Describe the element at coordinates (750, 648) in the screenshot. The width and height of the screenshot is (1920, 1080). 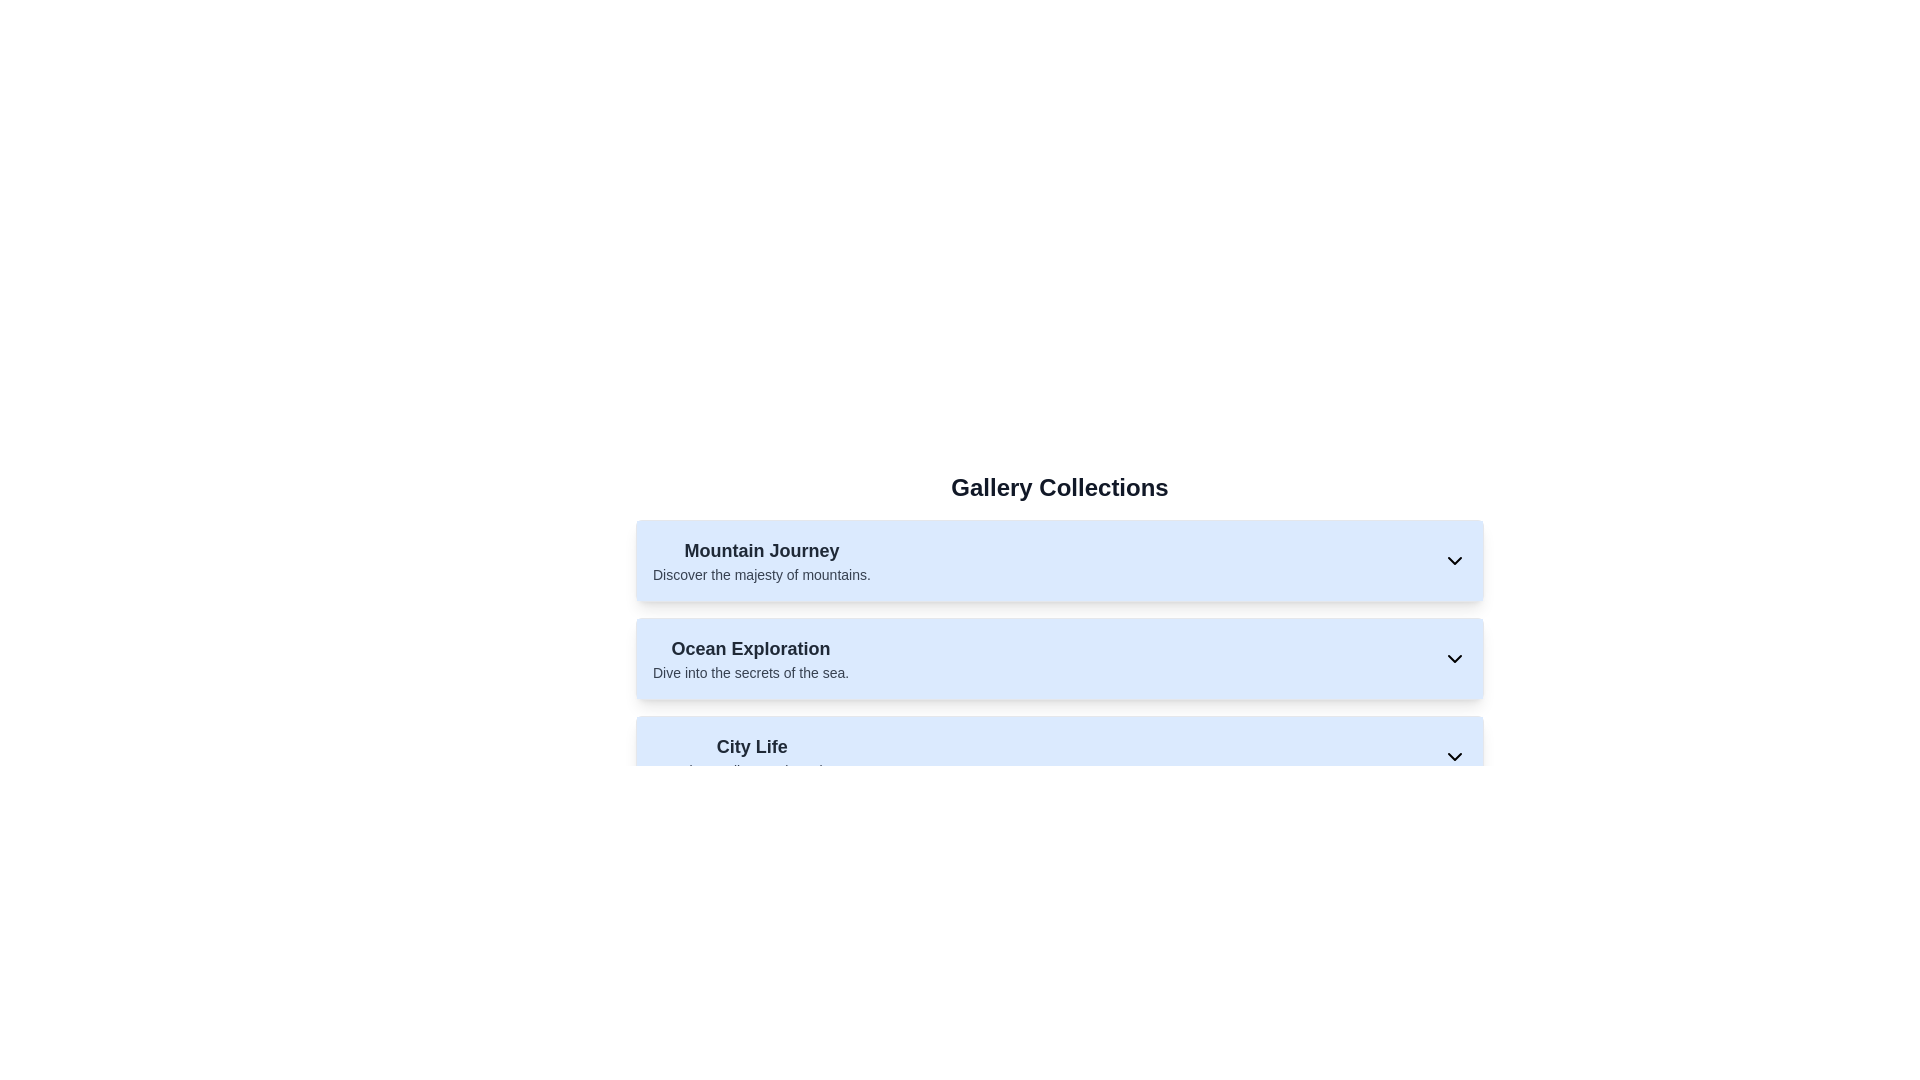
I see `the 'Ocean Exploration' text label, which is styled with a large bold font in dark gray on a light blue background, located in the 'Gallery Collections' section` at that location.